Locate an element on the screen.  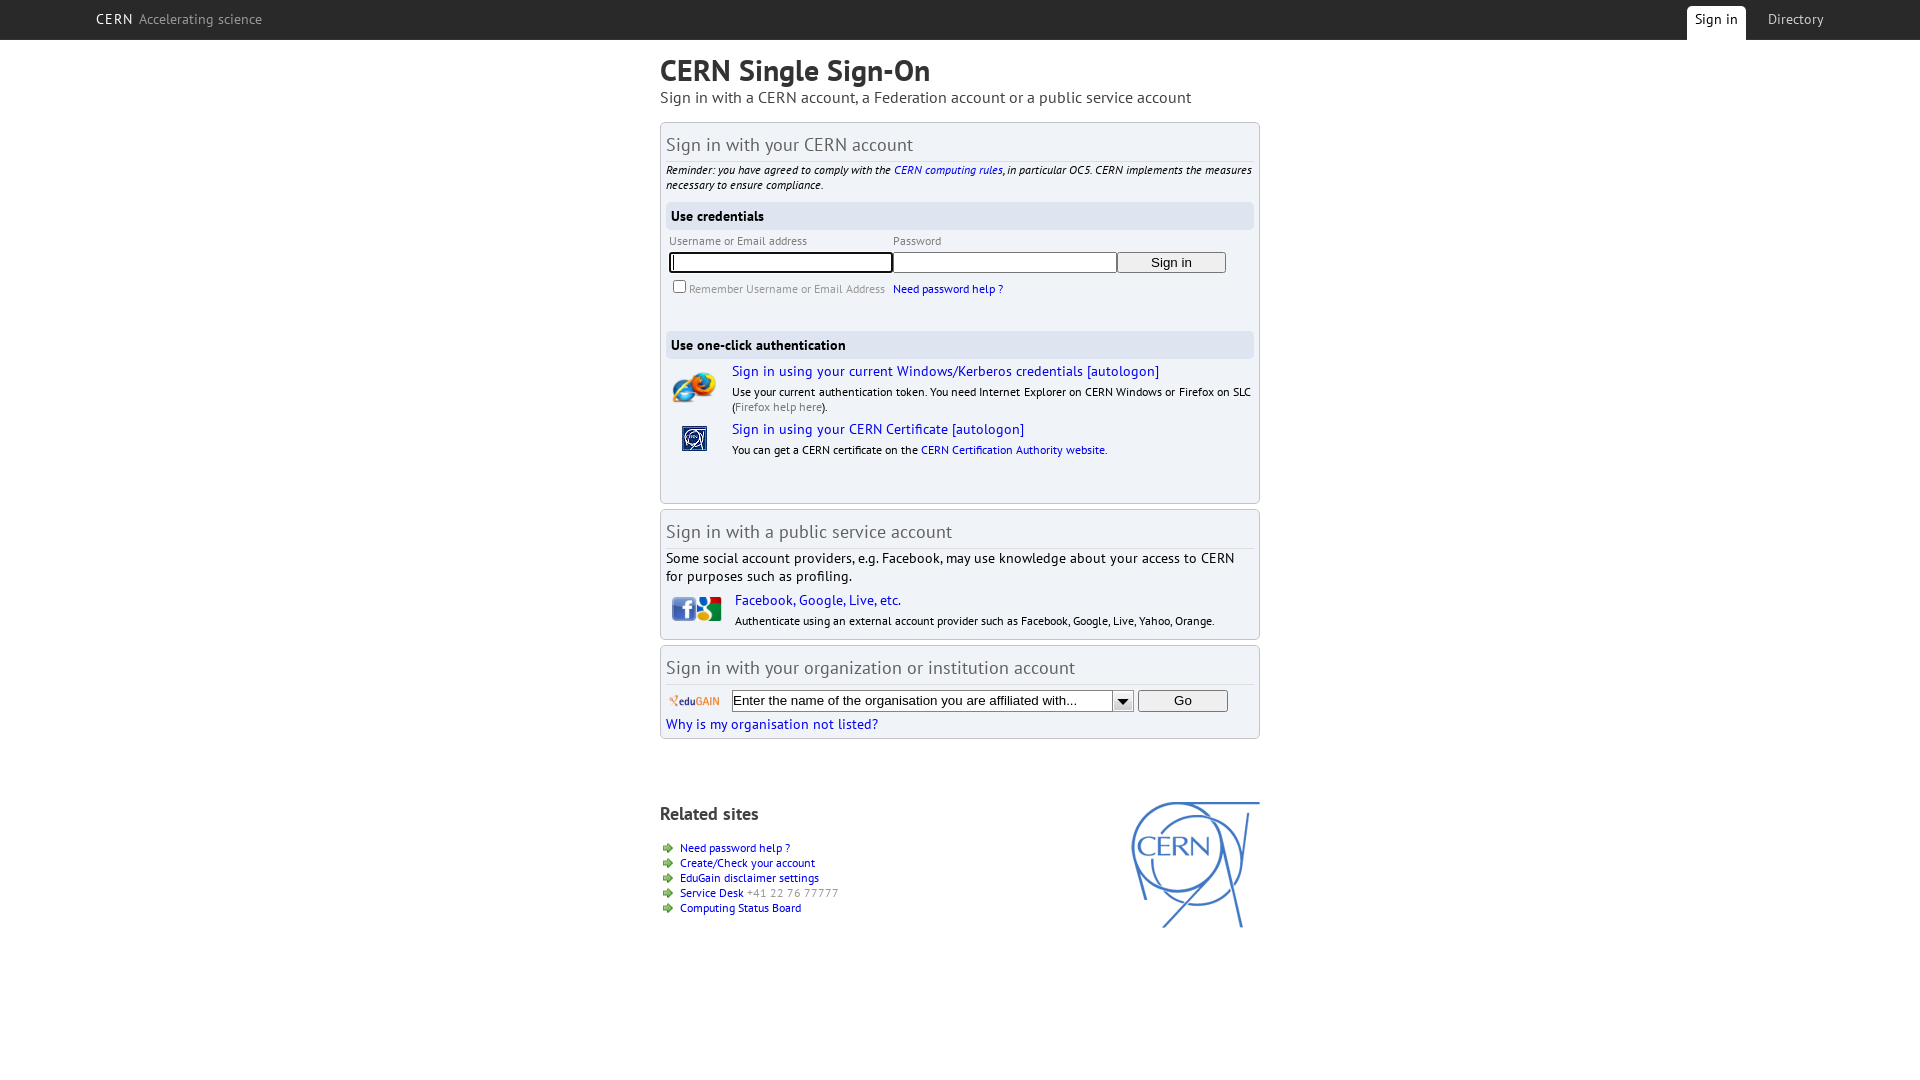
'Firefox help here' is located at coordinates (777, 405).